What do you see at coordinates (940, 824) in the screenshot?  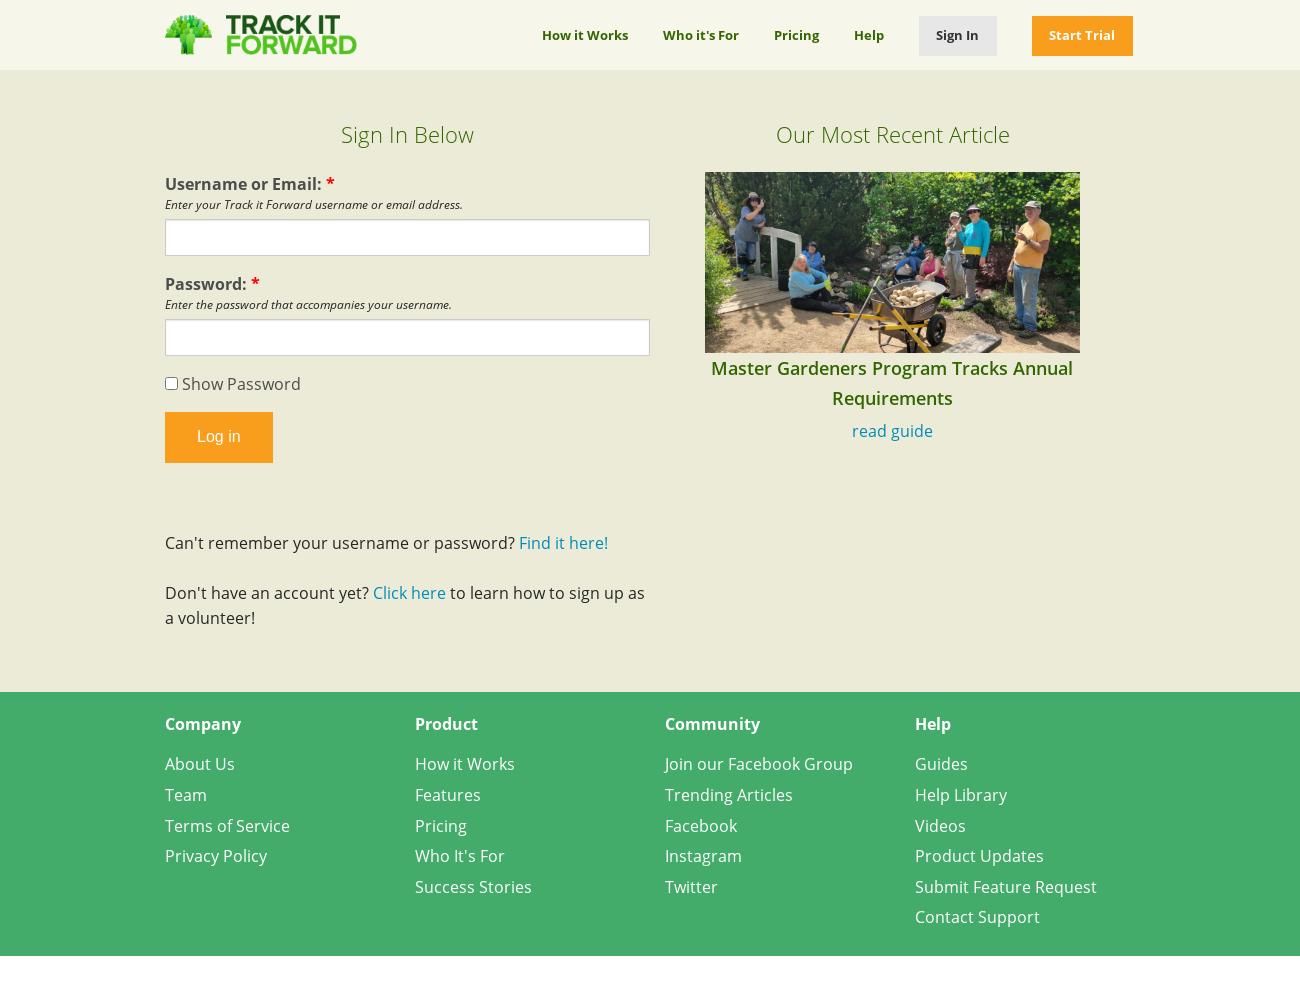 I see `'Videos'` at bounding box center [940, 824].